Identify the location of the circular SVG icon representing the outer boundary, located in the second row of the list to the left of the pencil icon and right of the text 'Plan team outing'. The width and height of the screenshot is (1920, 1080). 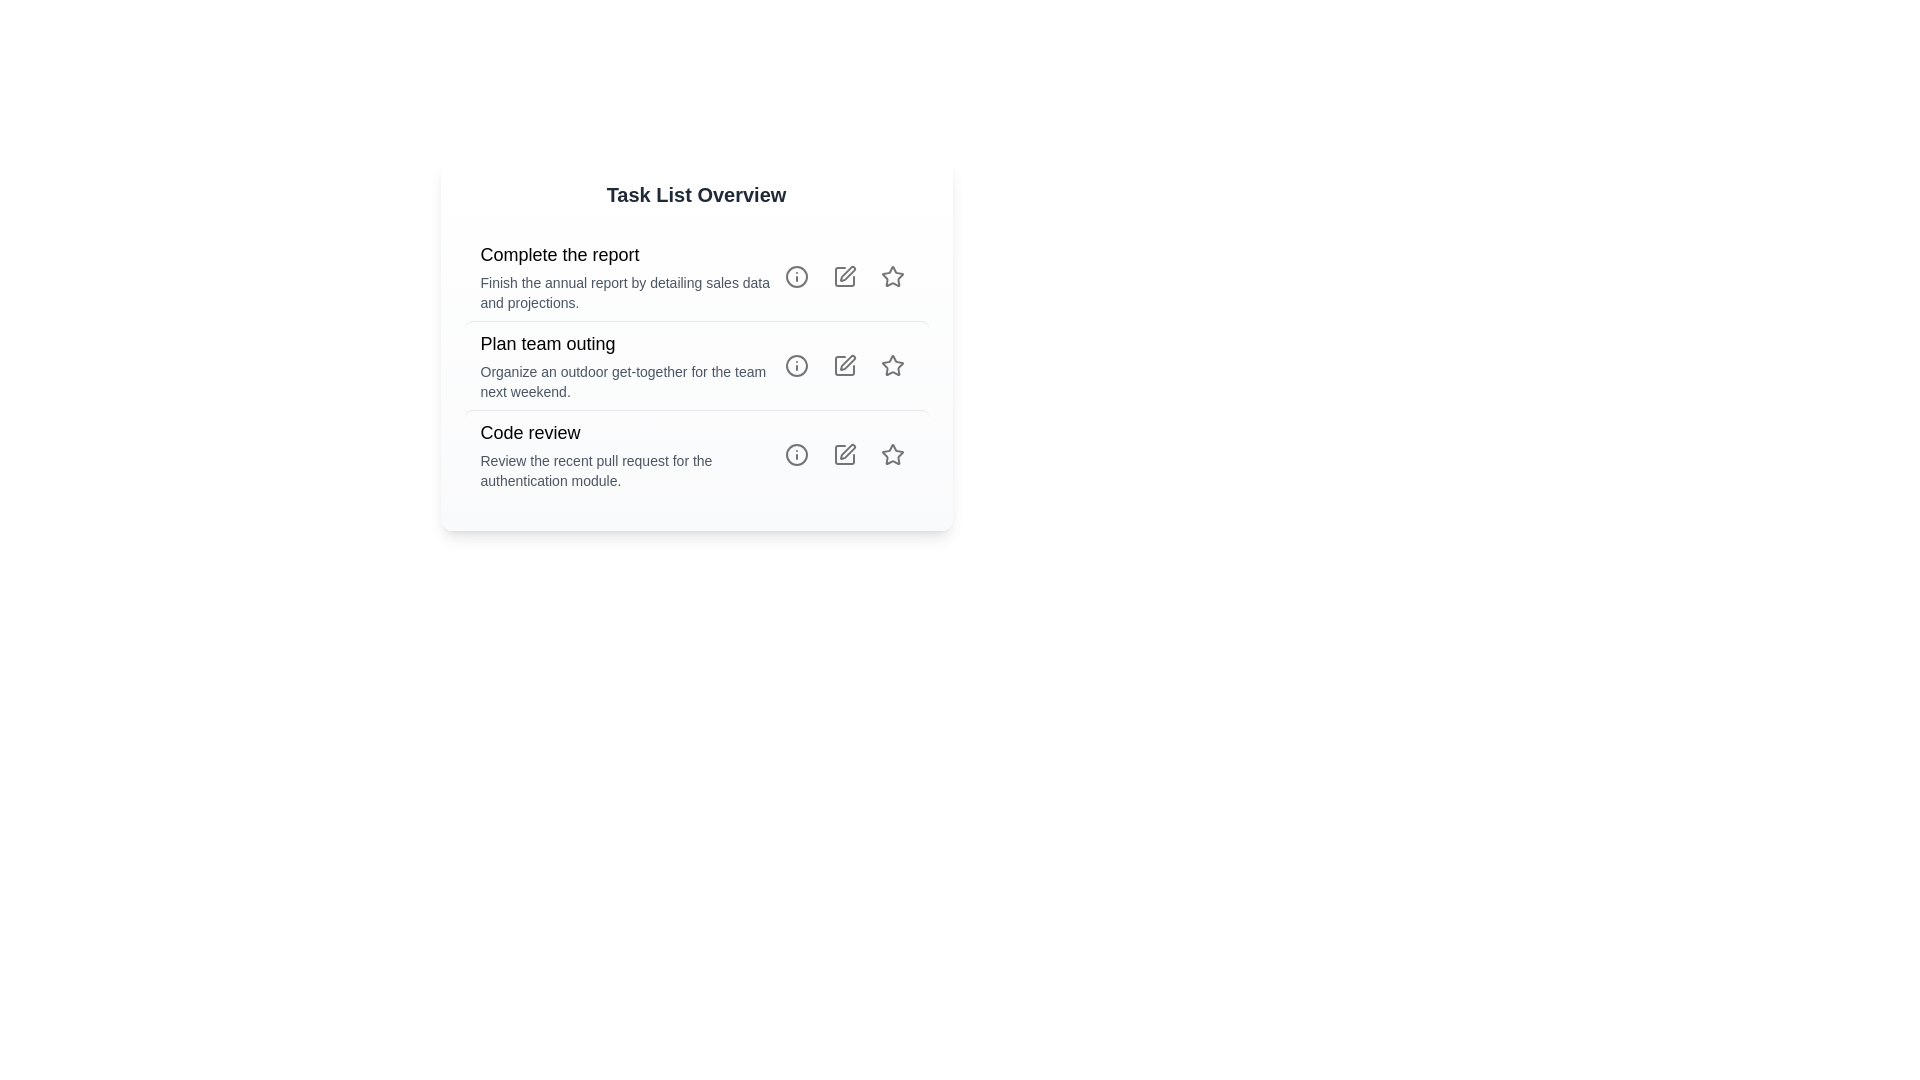
(795, 366).